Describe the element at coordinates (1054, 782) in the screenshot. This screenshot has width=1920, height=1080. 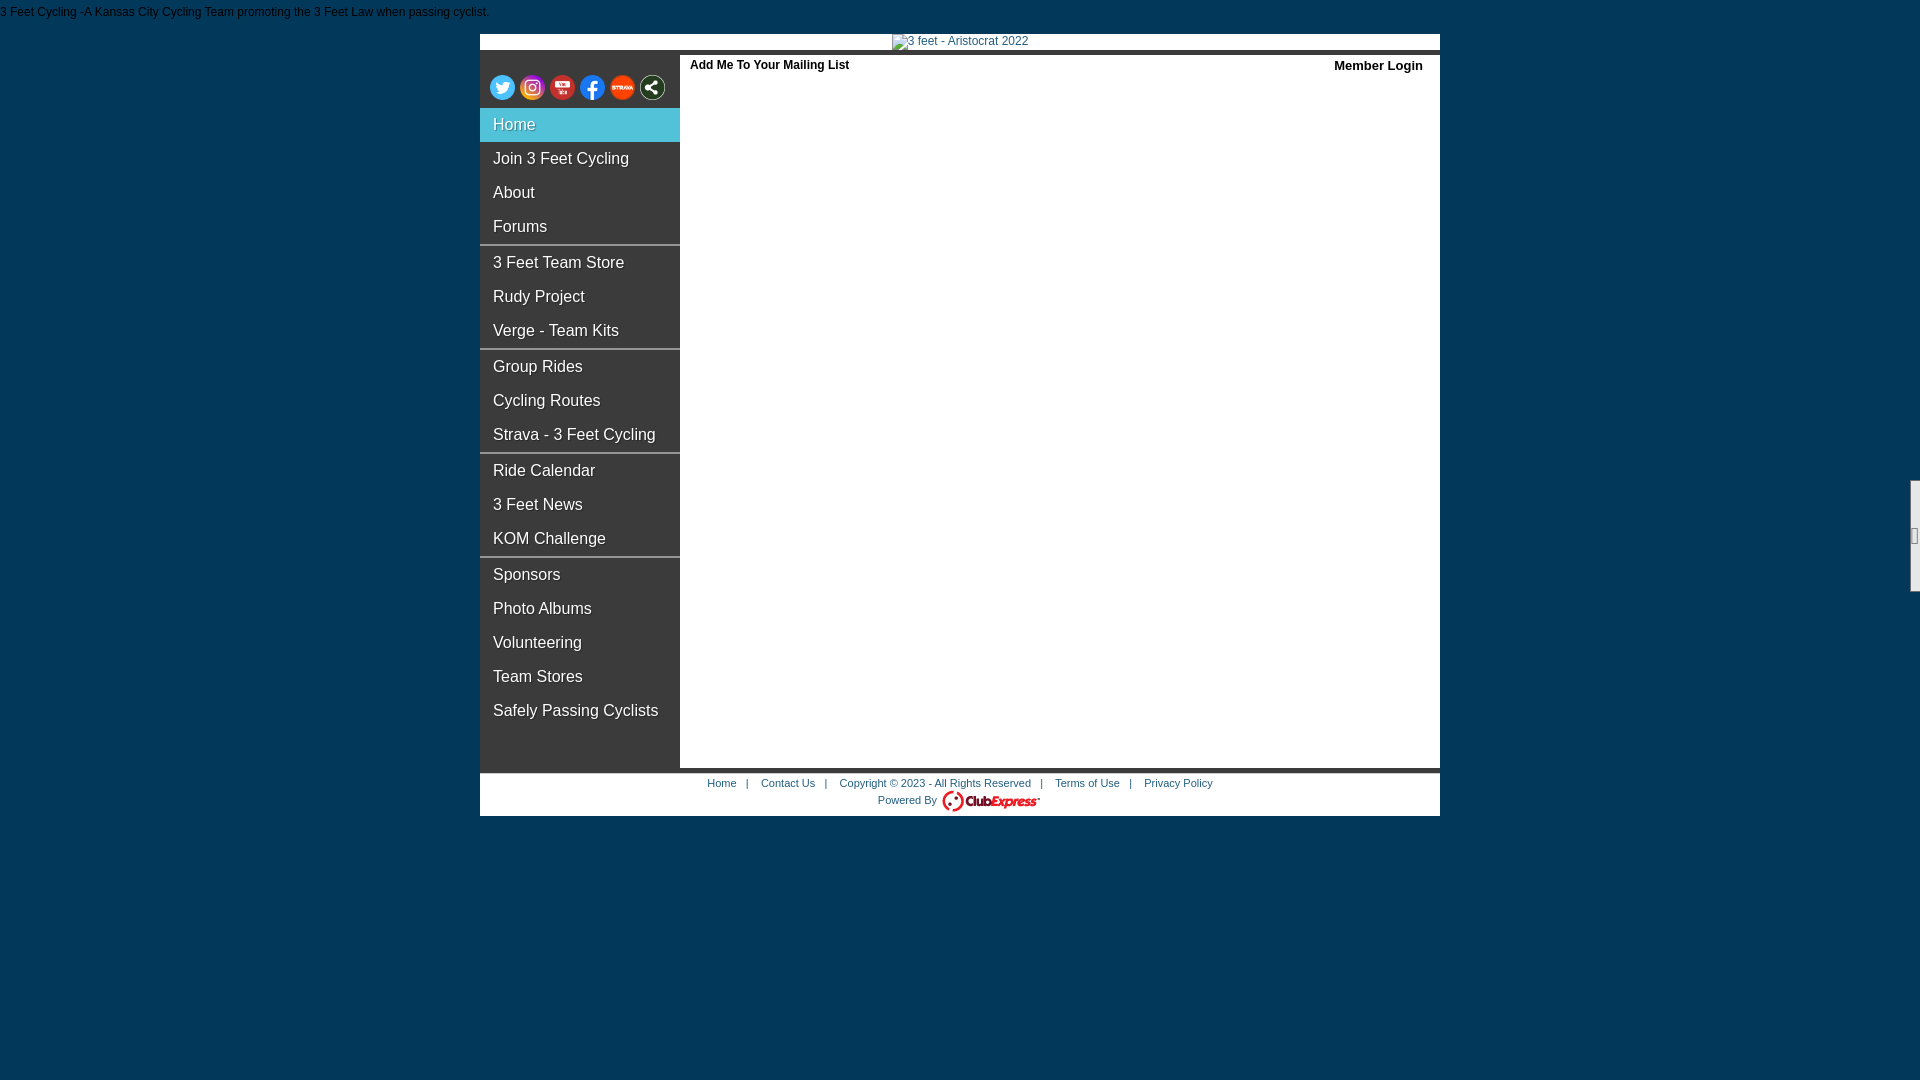
I see `'Terms of Use'` at that location.